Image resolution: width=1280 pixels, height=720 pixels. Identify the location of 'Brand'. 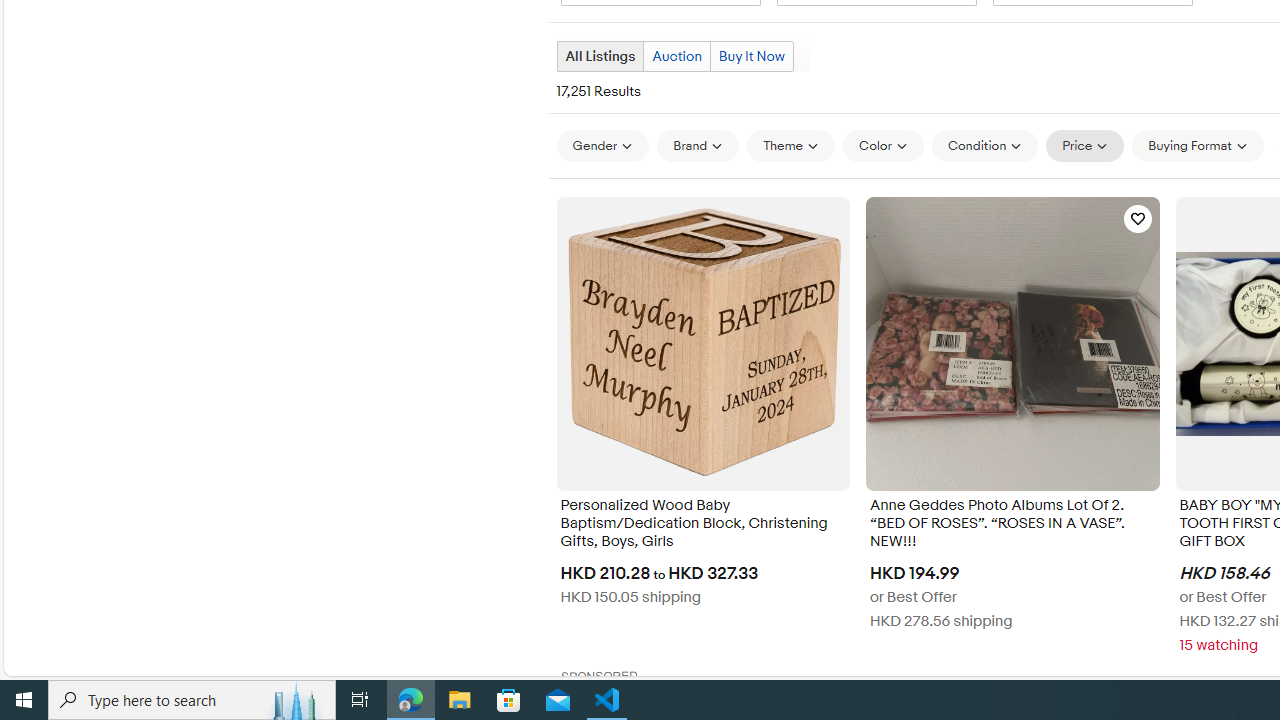
(698, 144).